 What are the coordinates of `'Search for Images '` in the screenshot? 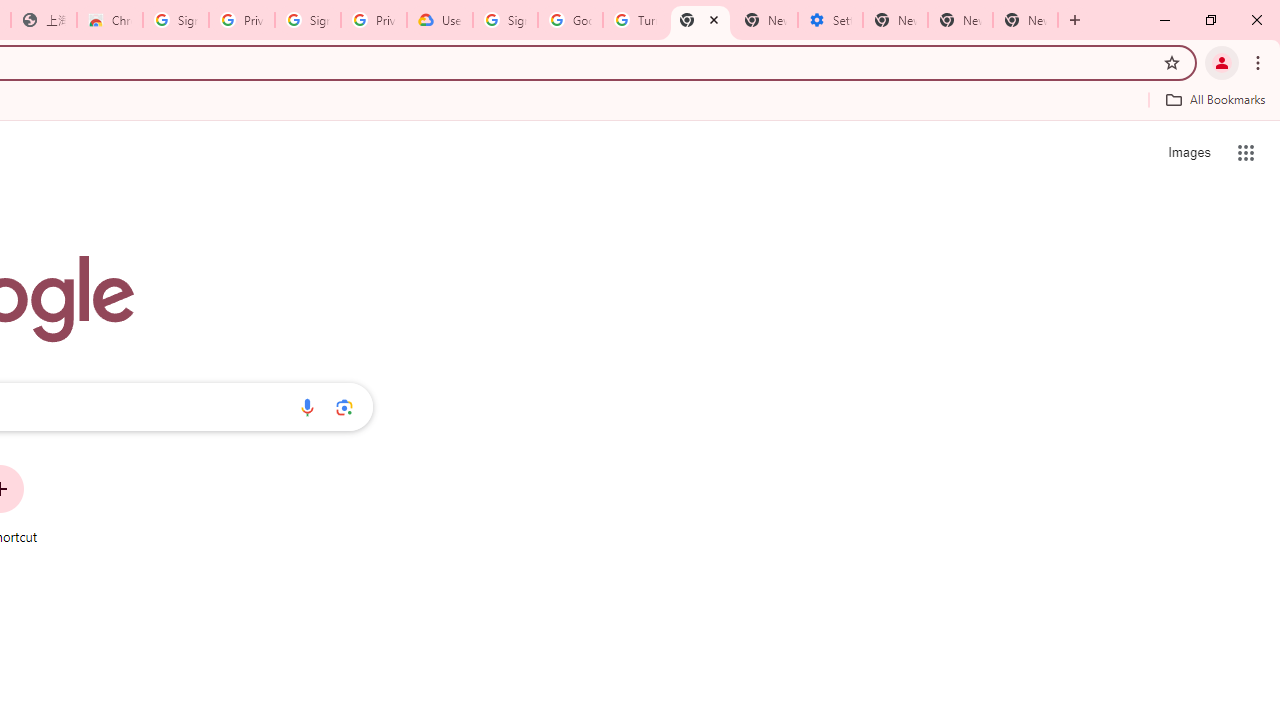 It's located at (1189, 152).